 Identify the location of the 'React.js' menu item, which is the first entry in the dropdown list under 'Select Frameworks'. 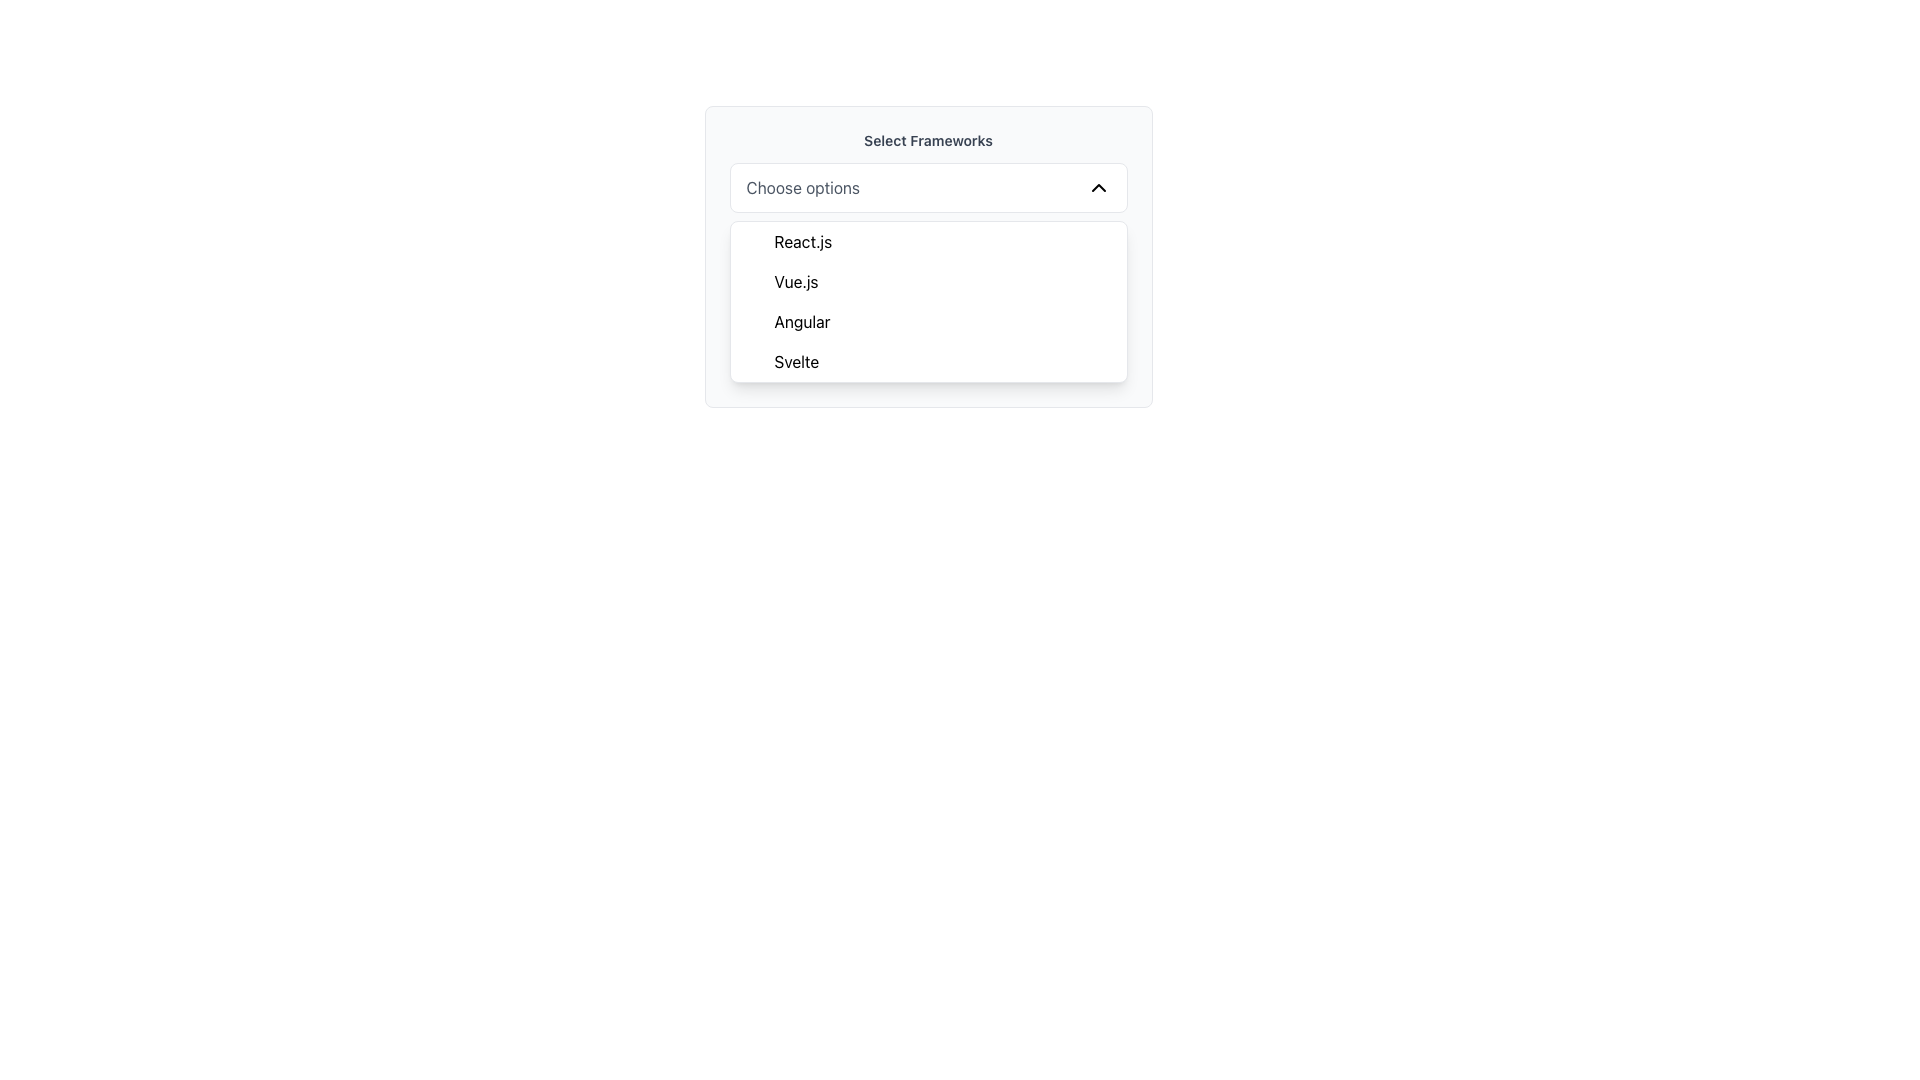
(927, 241).